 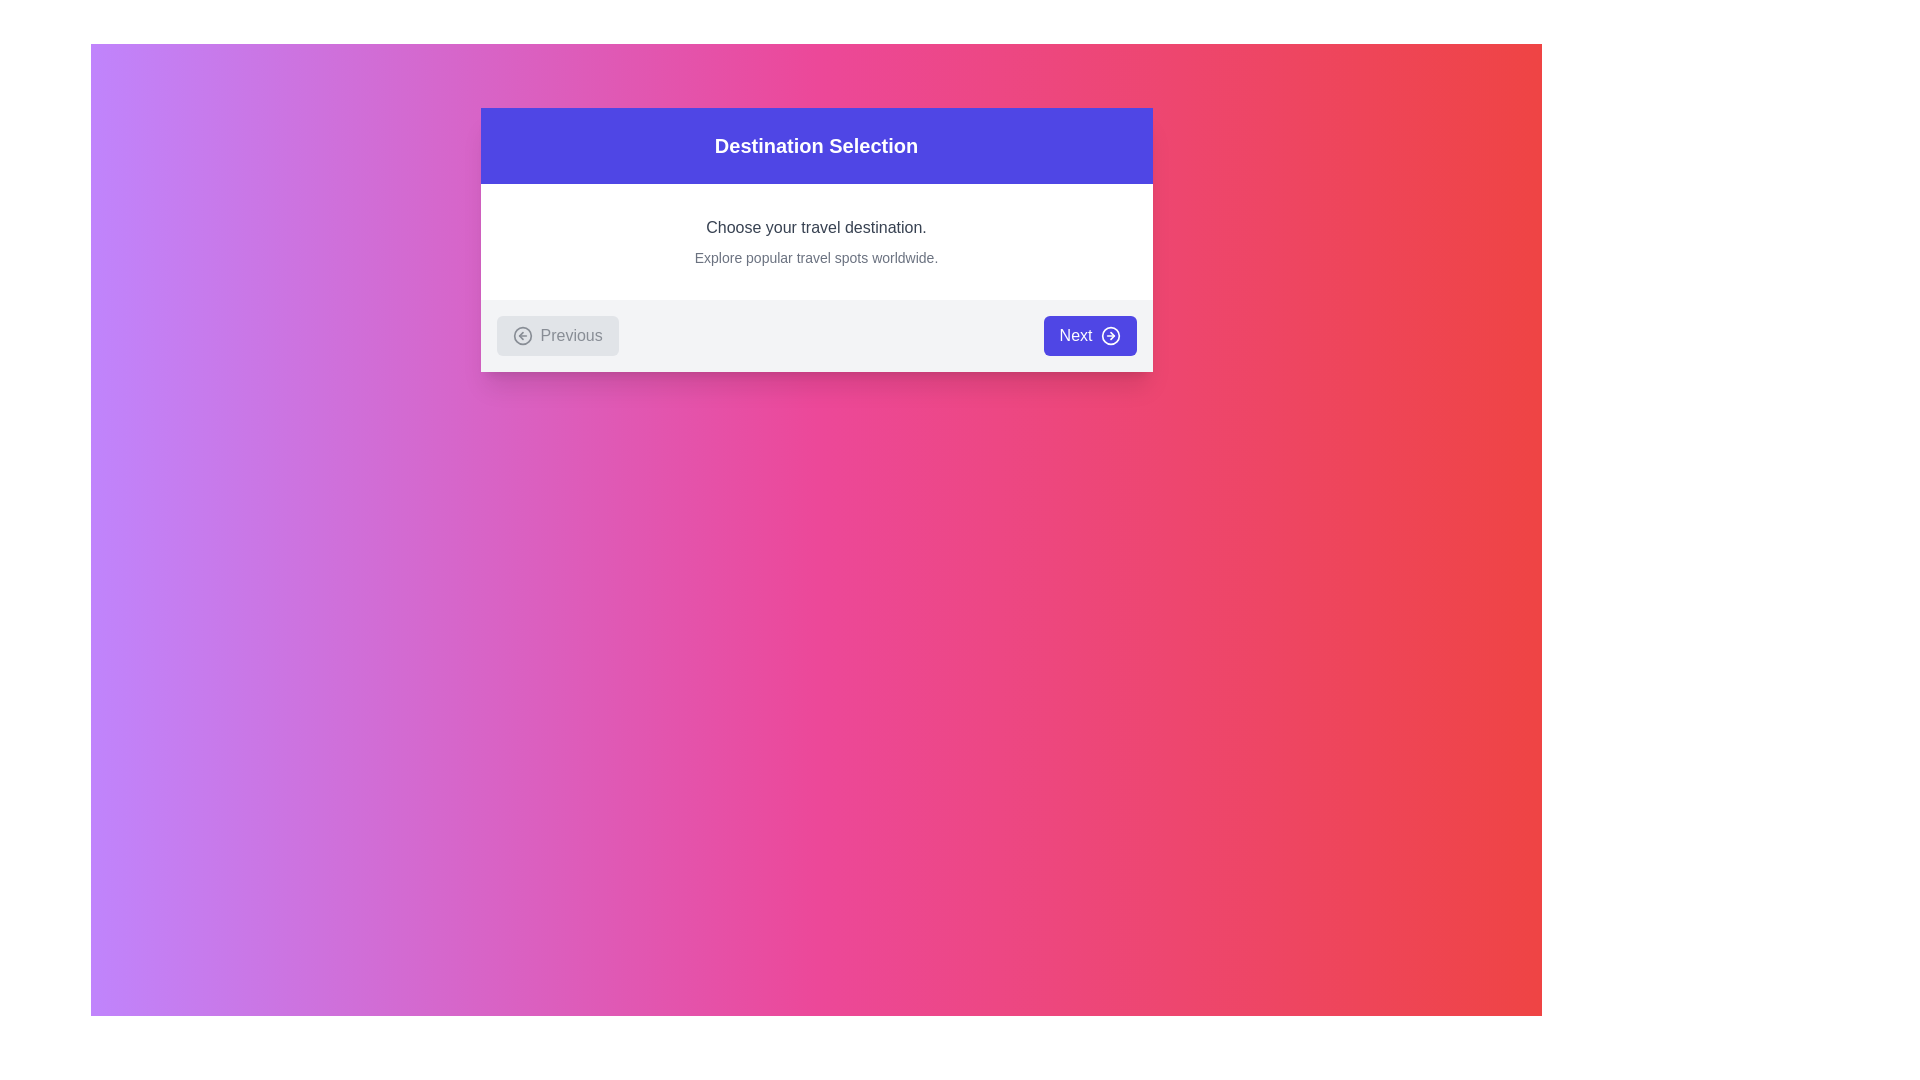 What do you see at coordinates (1088, 334) in the screenshot?
I see `the second button in the dialog box, located at the bottom-right corner` at bounding box center [1088, 334].